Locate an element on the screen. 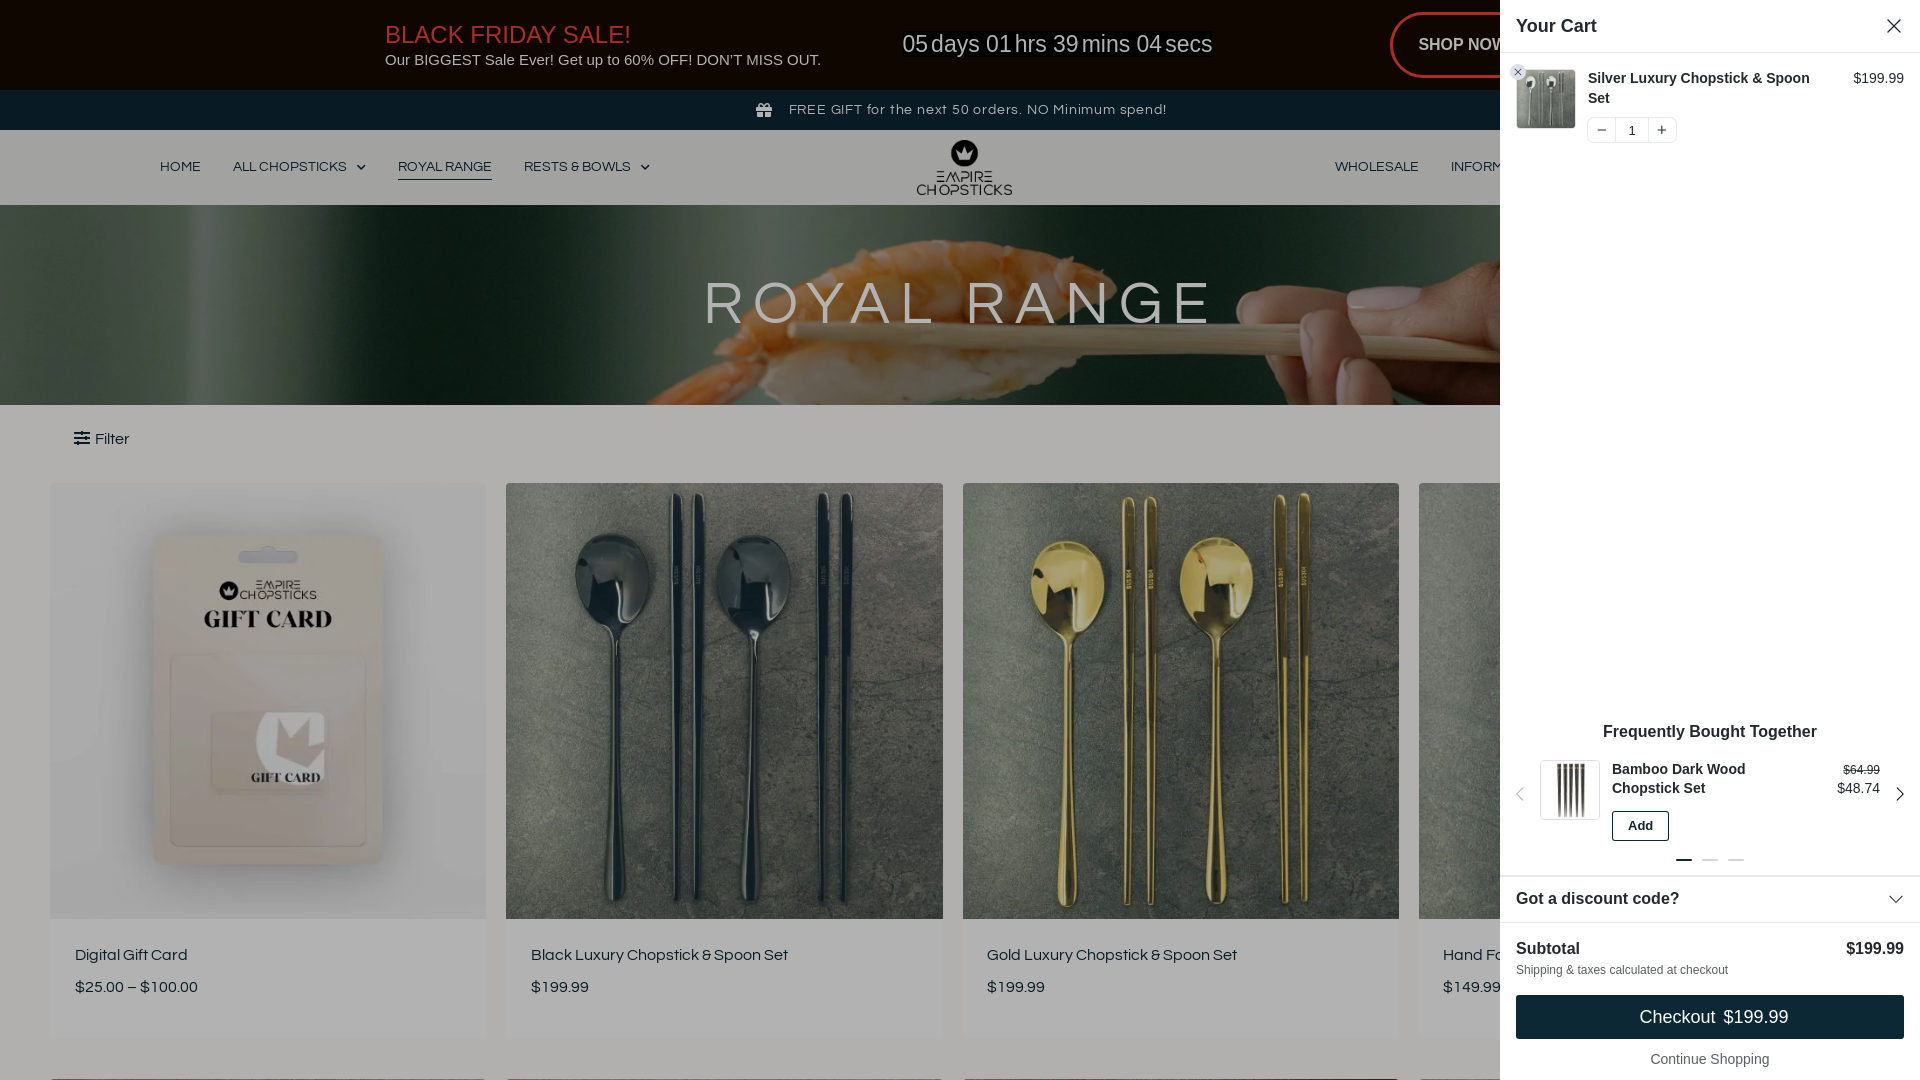 The width and height of the screenshot is (1920, 1080). 'Continue Shopping' is located at coordinates (1516, 1058).